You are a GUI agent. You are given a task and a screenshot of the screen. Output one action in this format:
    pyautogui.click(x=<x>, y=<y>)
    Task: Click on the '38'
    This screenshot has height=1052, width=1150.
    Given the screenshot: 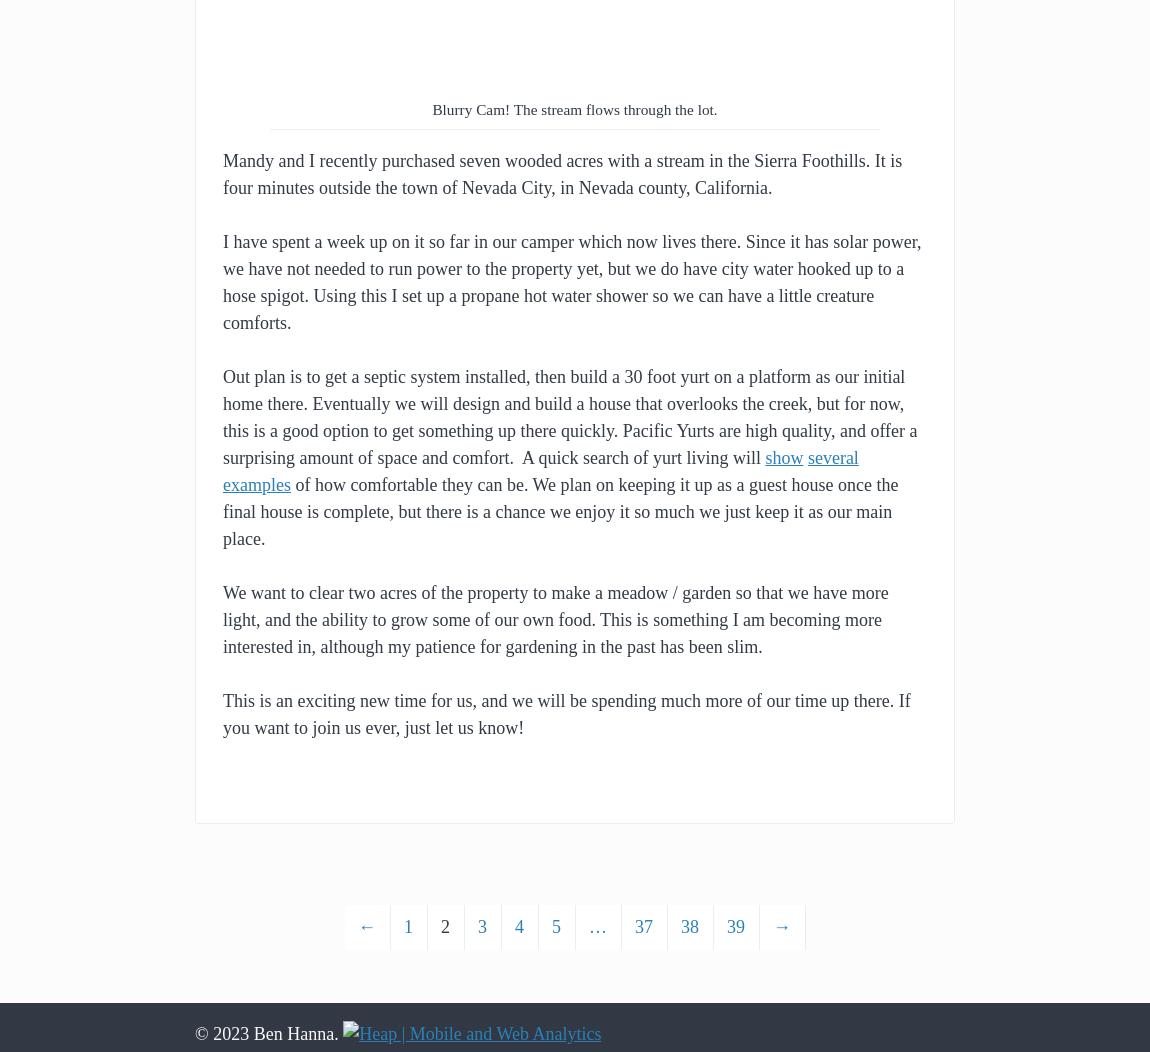 What is the action you would take?
    pyautogui.click(x=689, y=926)
    